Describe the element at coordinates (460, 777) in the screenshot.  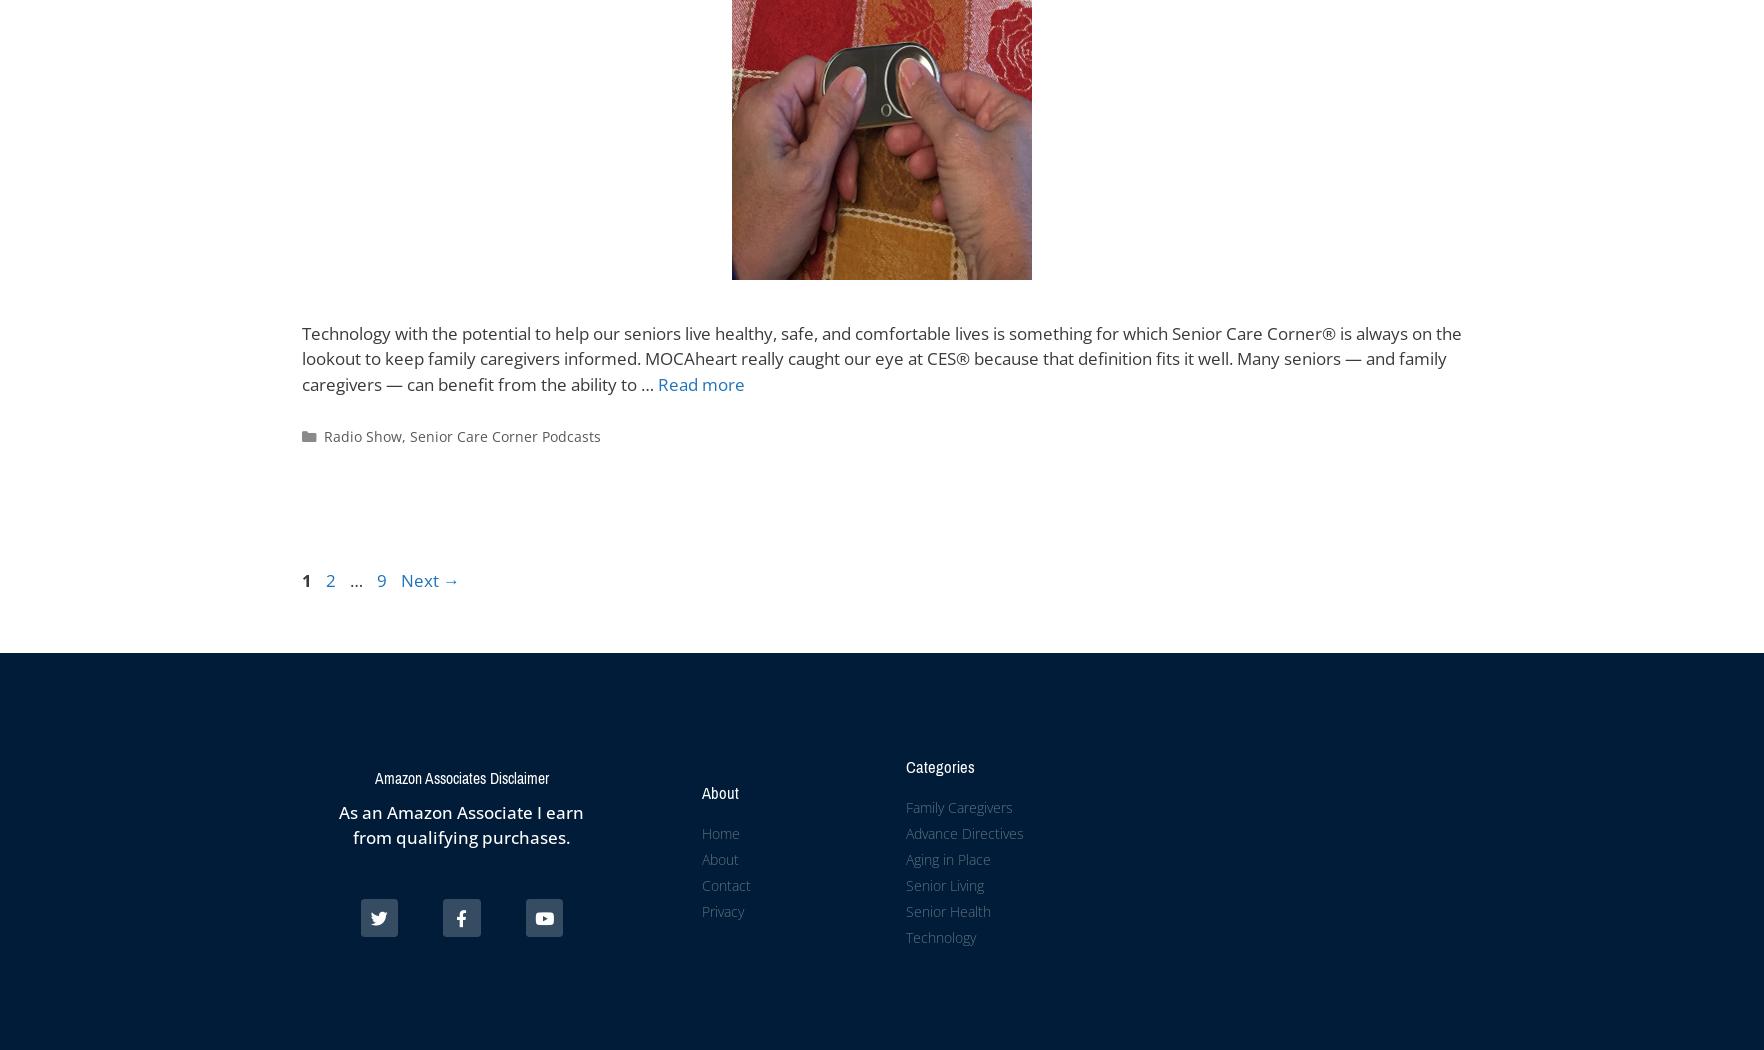
I see `'Amazon Associates Disclaimer'` at that location.